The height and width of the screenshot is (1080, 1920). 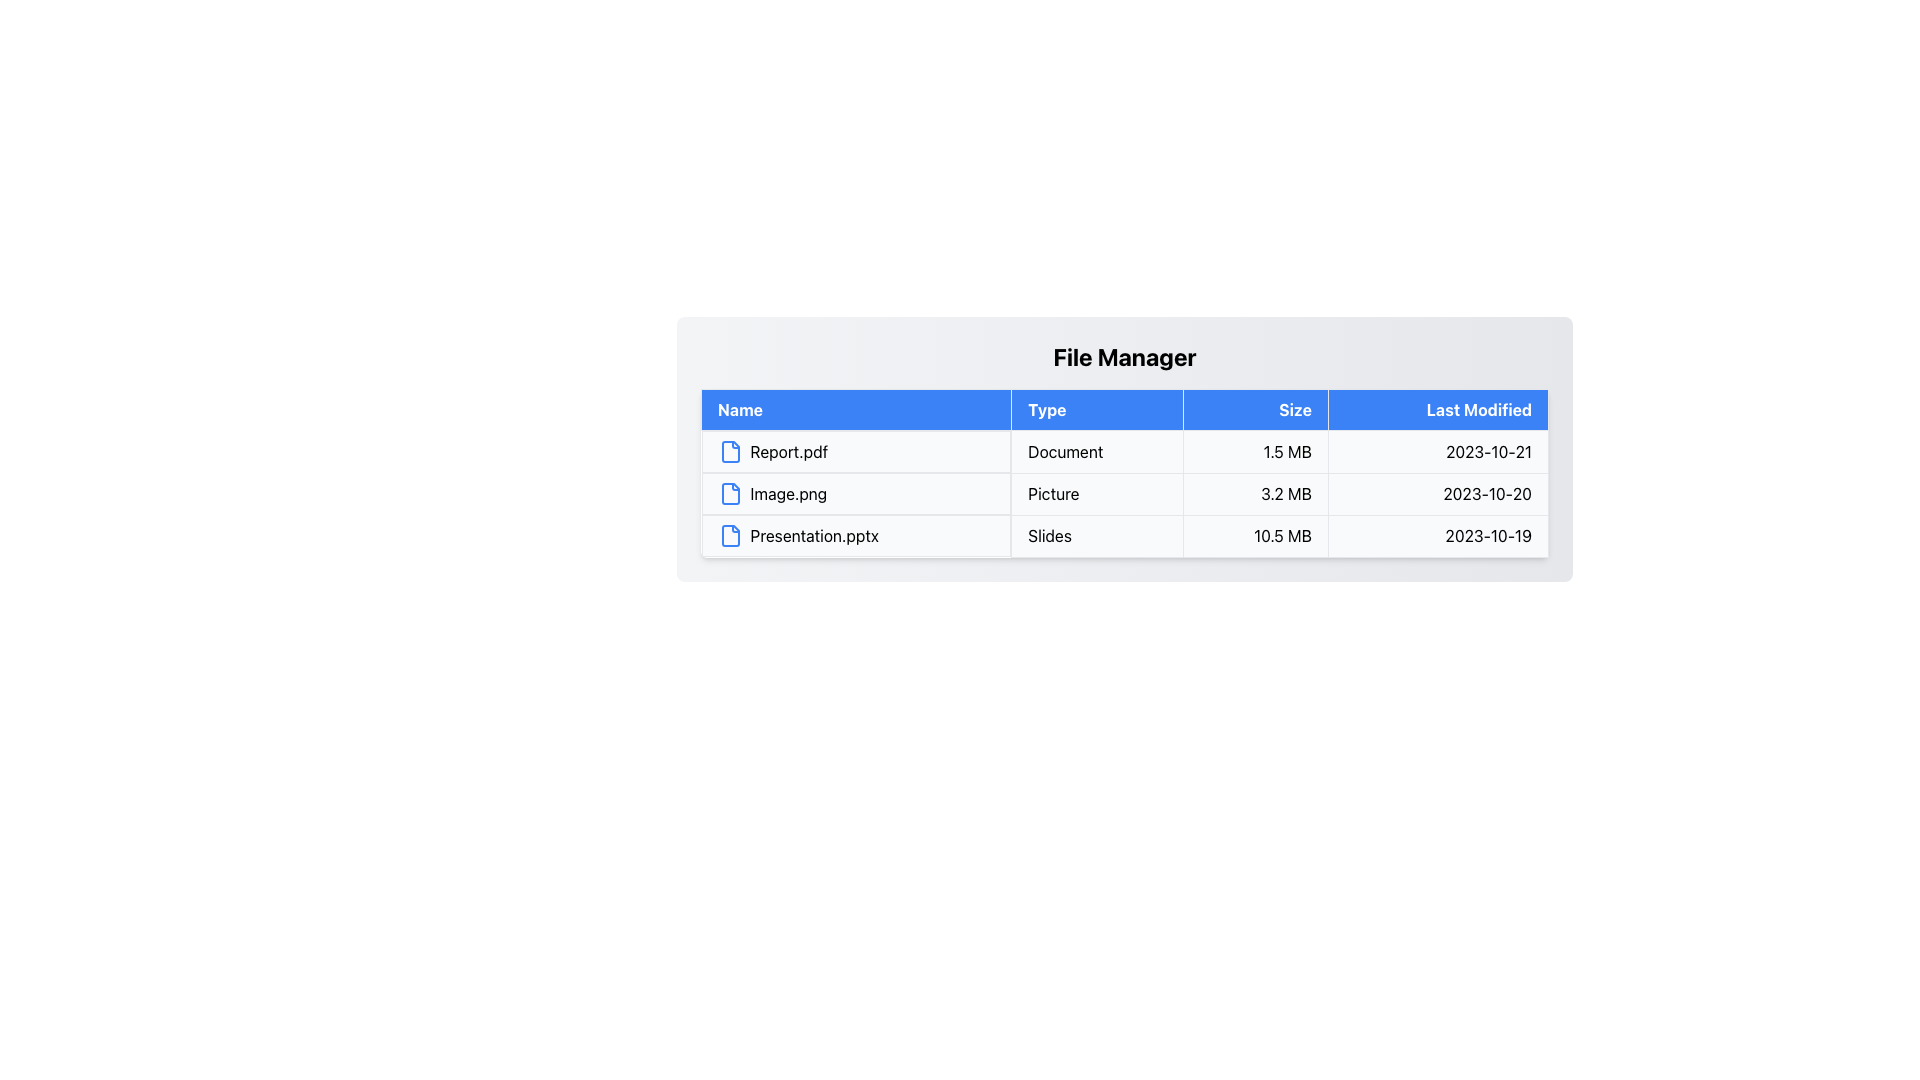 I want to click on the text element displaying the last modified date of a file entry located in the fourth column of the third row of a table within the file manager interface, so click(x=1437, y=535).